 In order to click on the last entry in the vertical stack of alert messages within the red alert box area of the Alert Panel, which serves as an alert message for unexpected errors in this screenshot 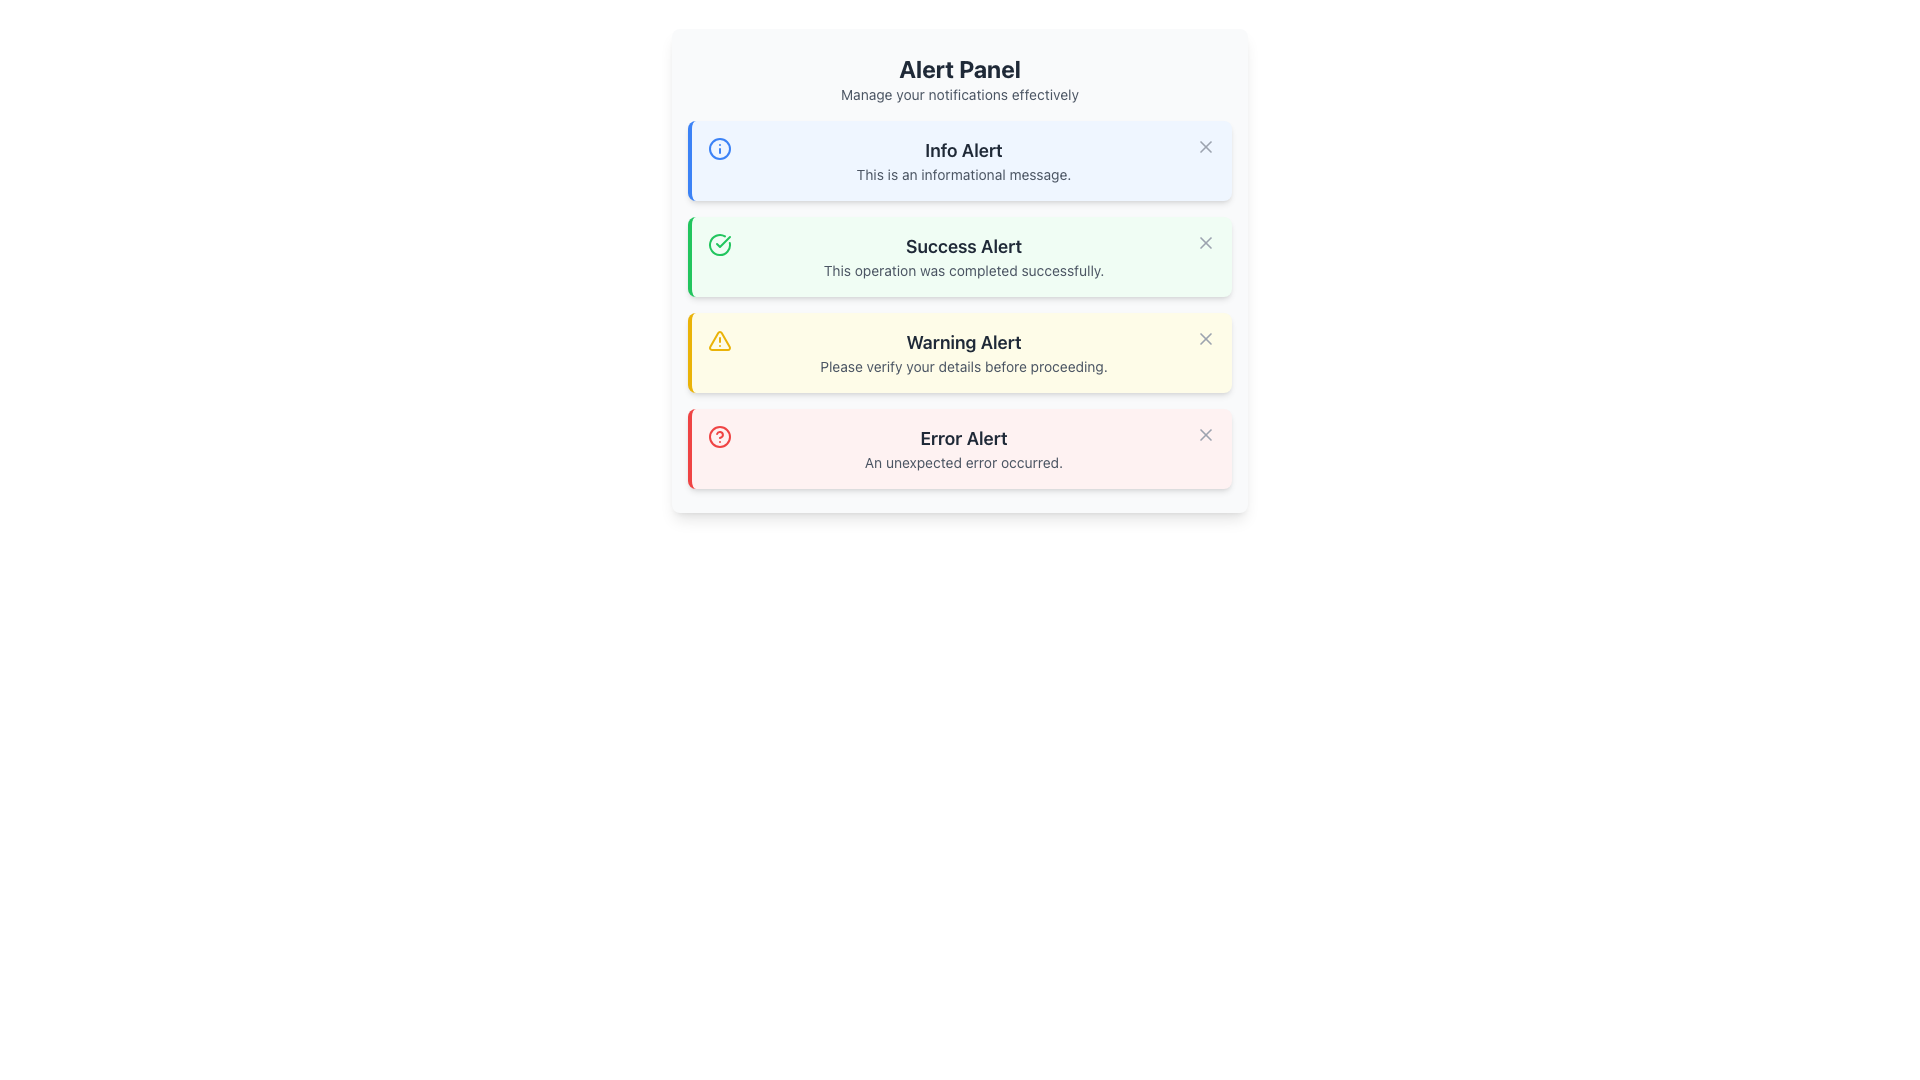, I will do `click(964, 447)`.